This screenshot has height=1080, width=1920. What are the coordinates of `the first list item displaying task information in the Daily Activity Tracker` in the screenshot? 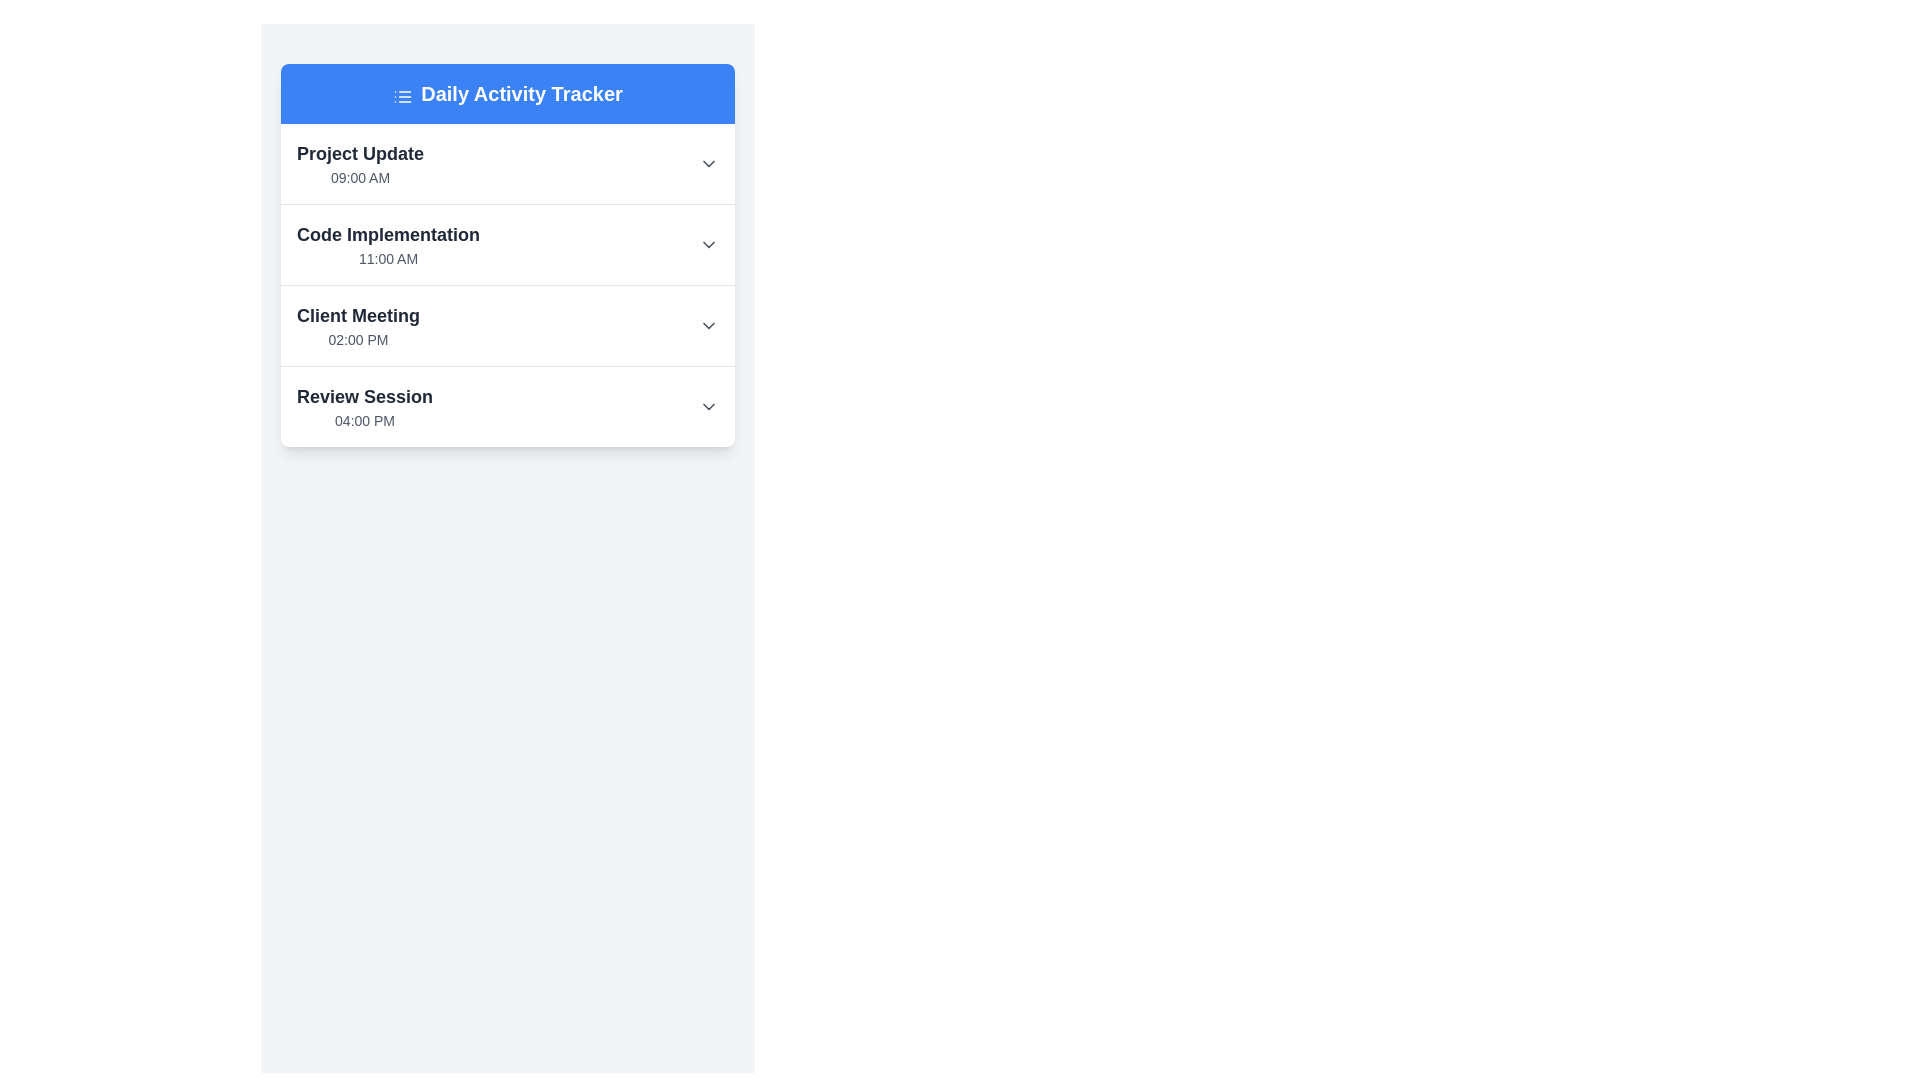 It's located at (508, 163).